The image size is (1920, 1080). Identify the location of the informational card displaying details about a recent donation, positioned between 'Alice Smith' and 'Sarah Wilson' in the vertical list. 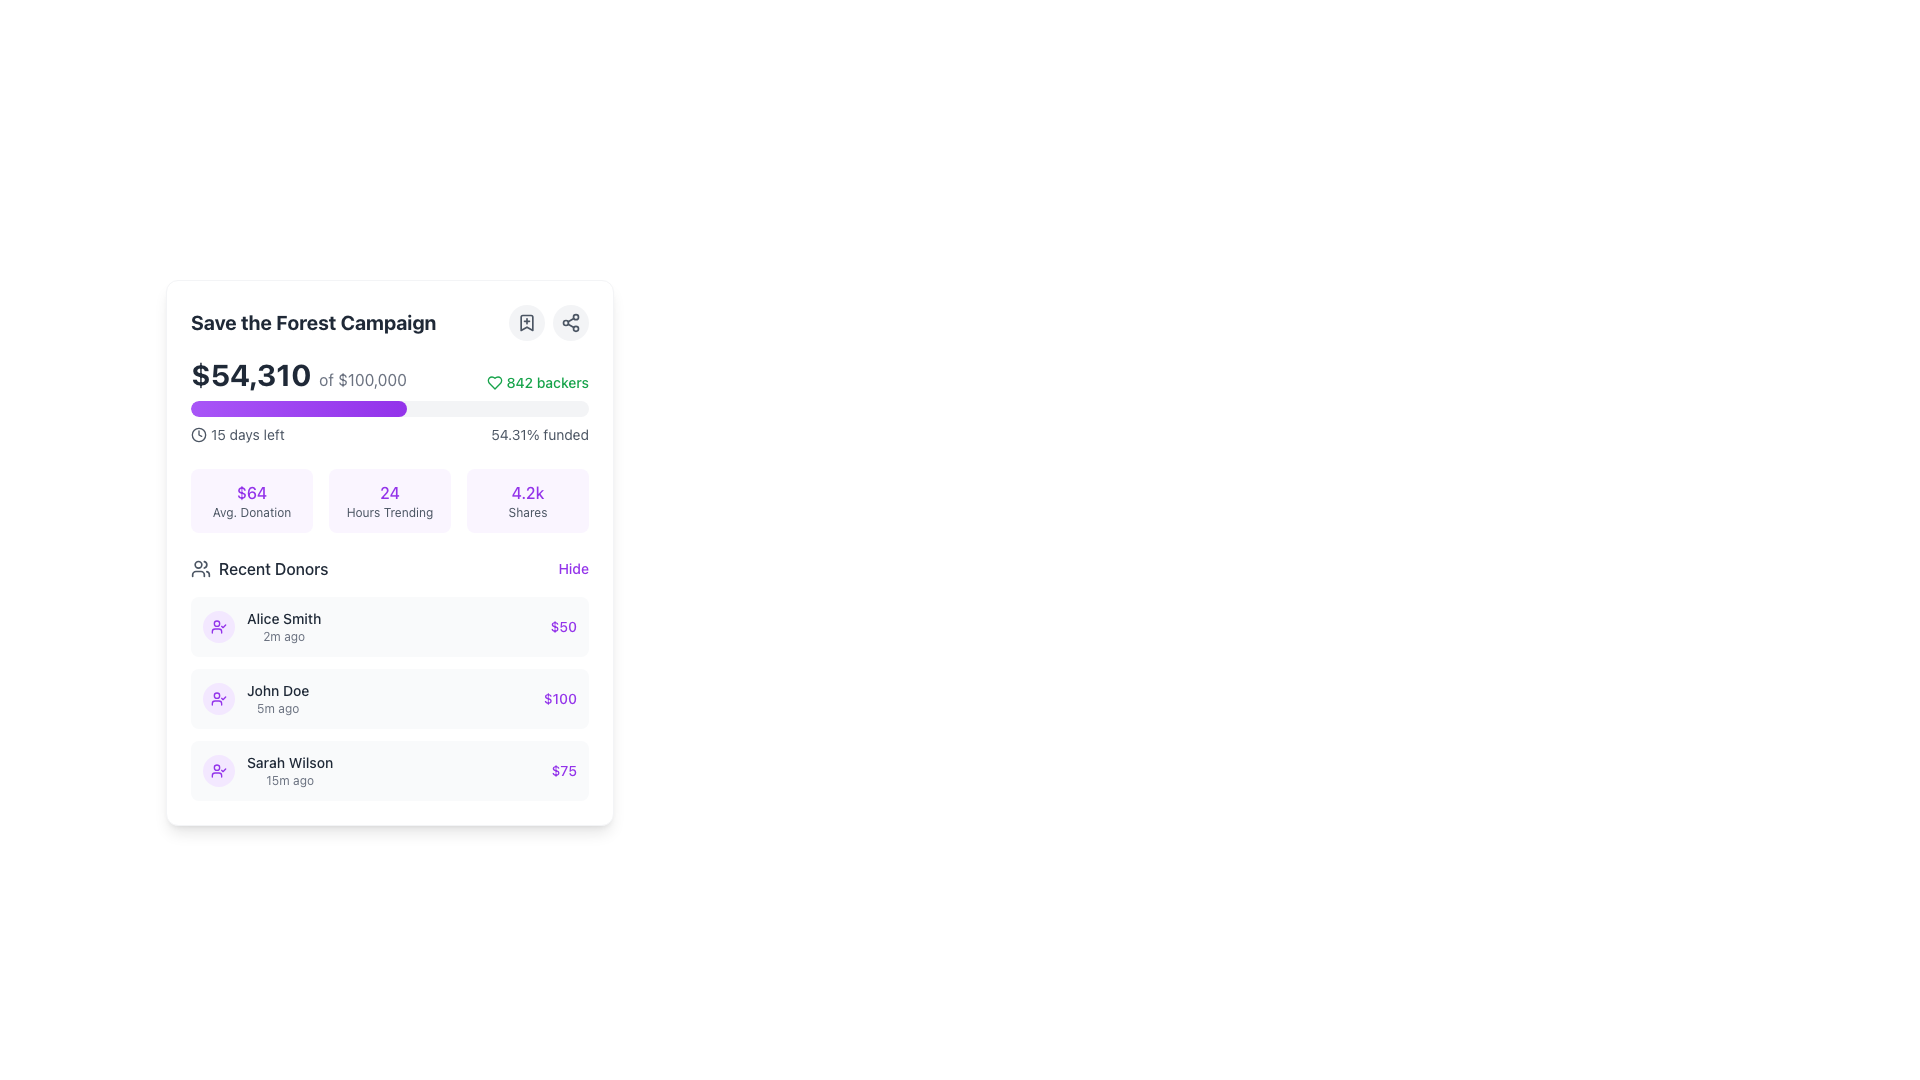
(389, 697).